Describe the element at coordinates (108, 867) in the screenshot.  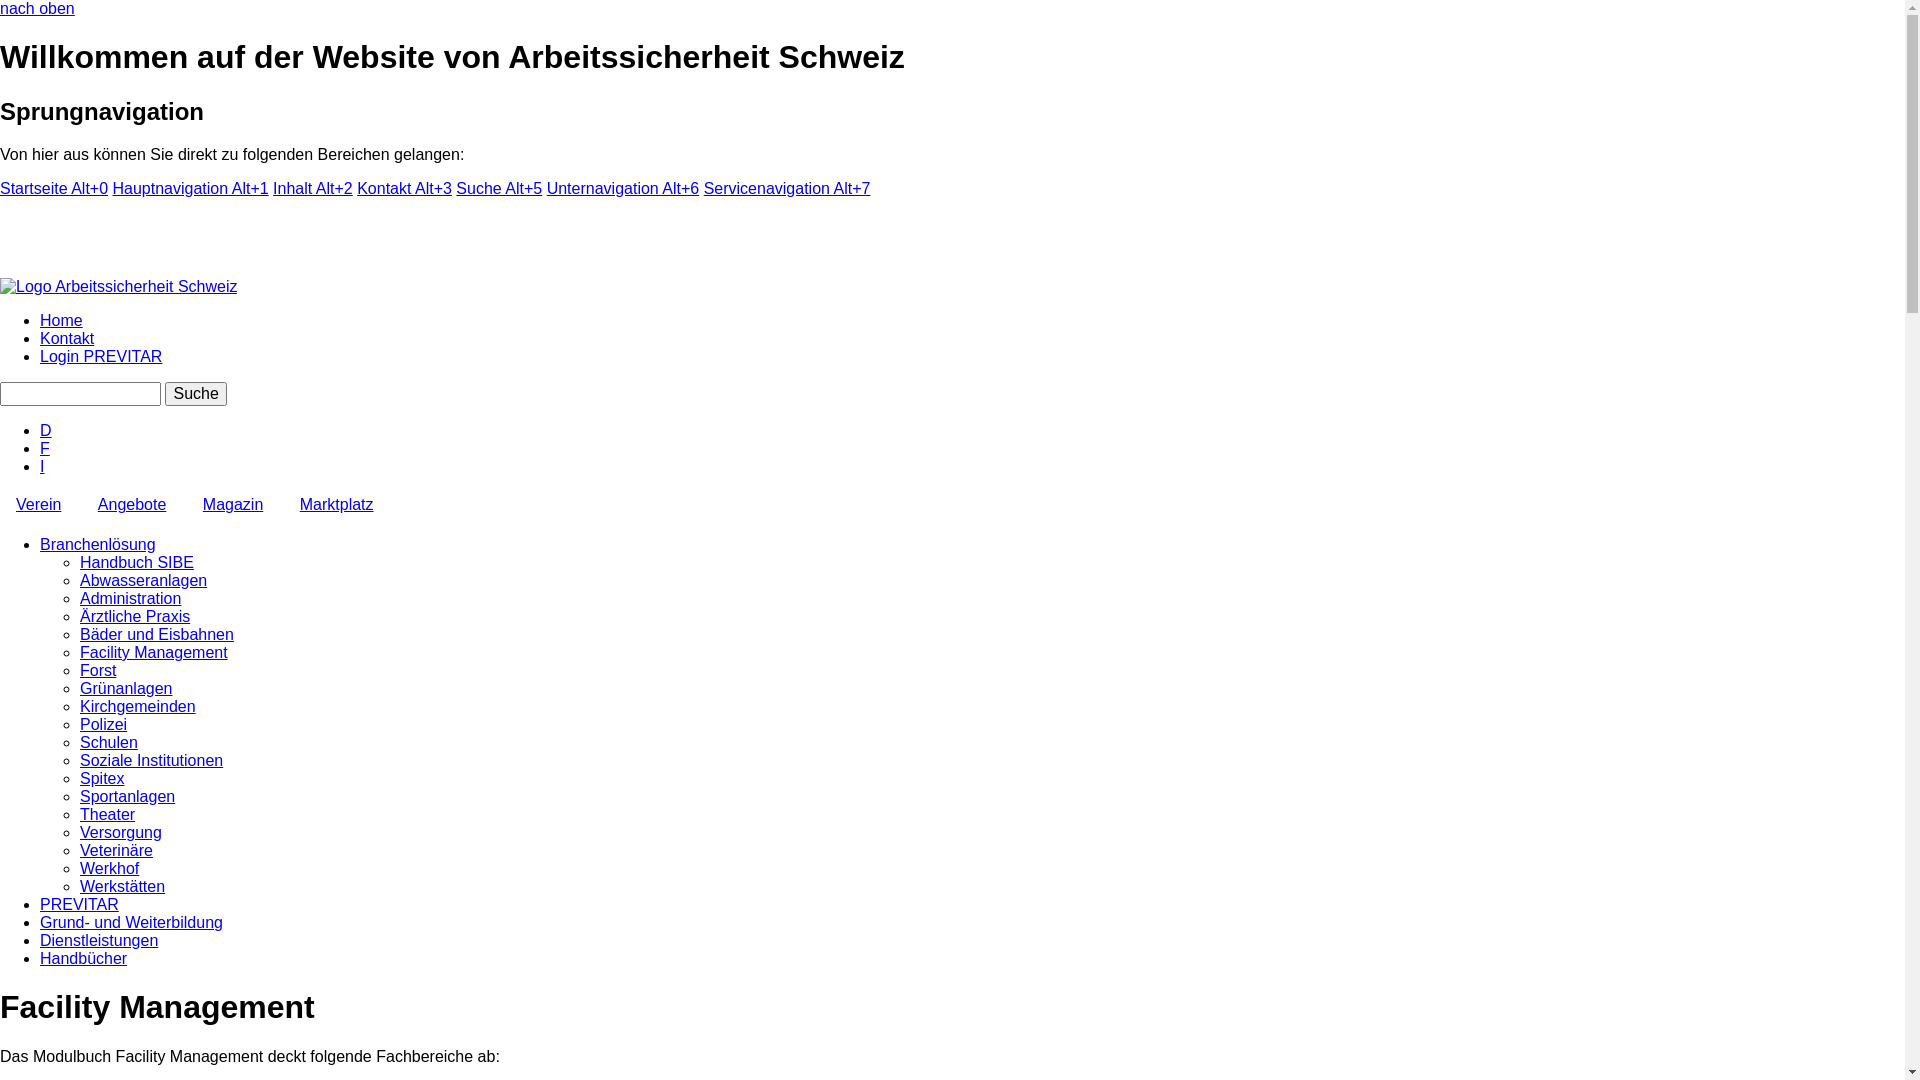
I see `'Werkhof'` at that location.